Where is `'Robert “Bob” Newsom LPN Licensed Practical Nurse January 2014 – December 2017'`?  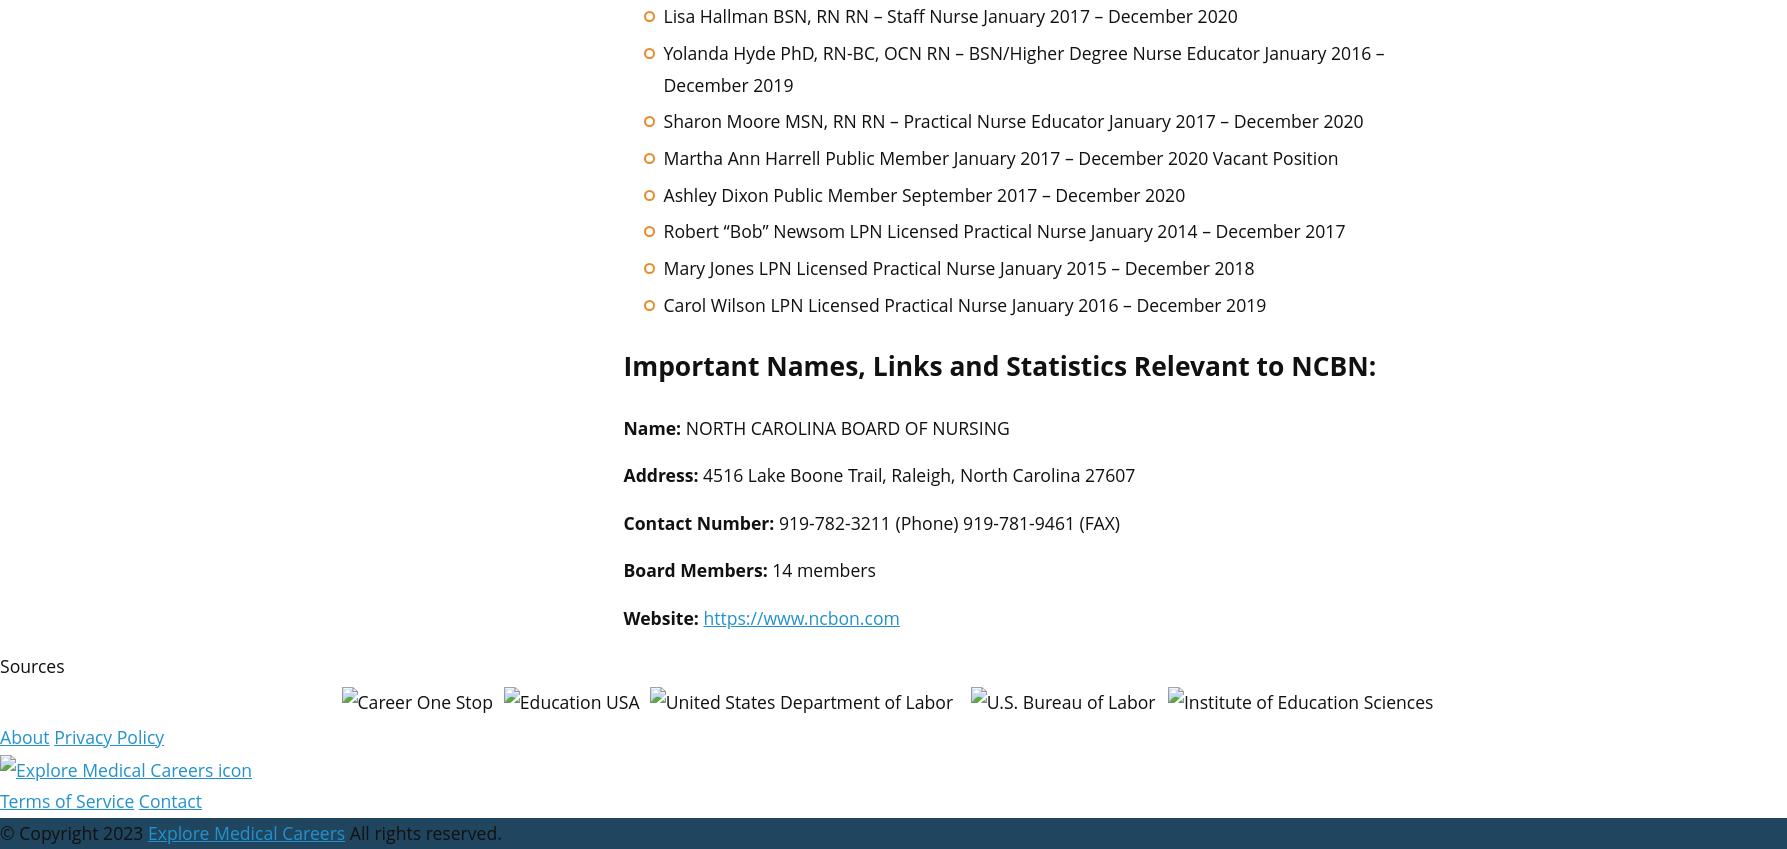
'Robert “Bob” Newsom LPN Licensed Practical Nurse January 2014 – December 2017' is located at coordinates (1002, 230).